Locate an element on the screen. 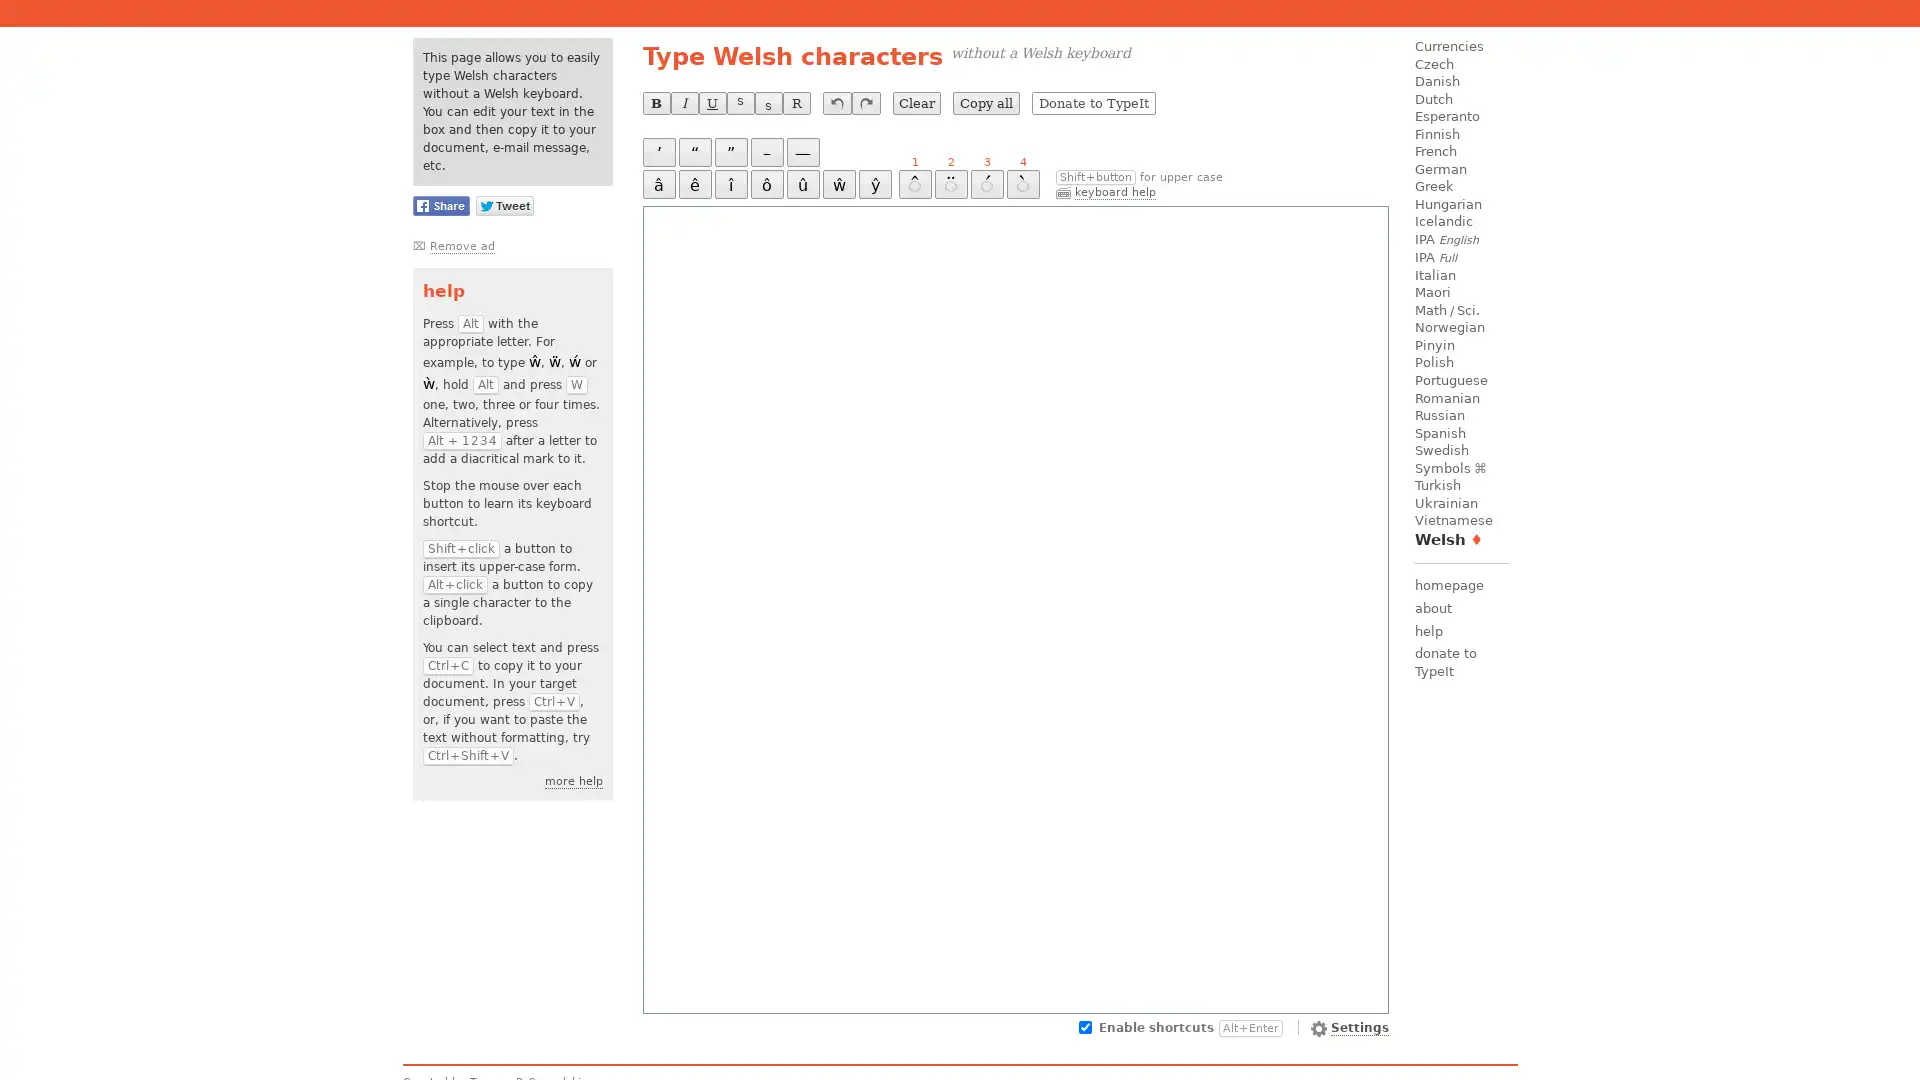 The width and height of the screenshot is (1920, 1080). S is located at coordinates (738, 103).